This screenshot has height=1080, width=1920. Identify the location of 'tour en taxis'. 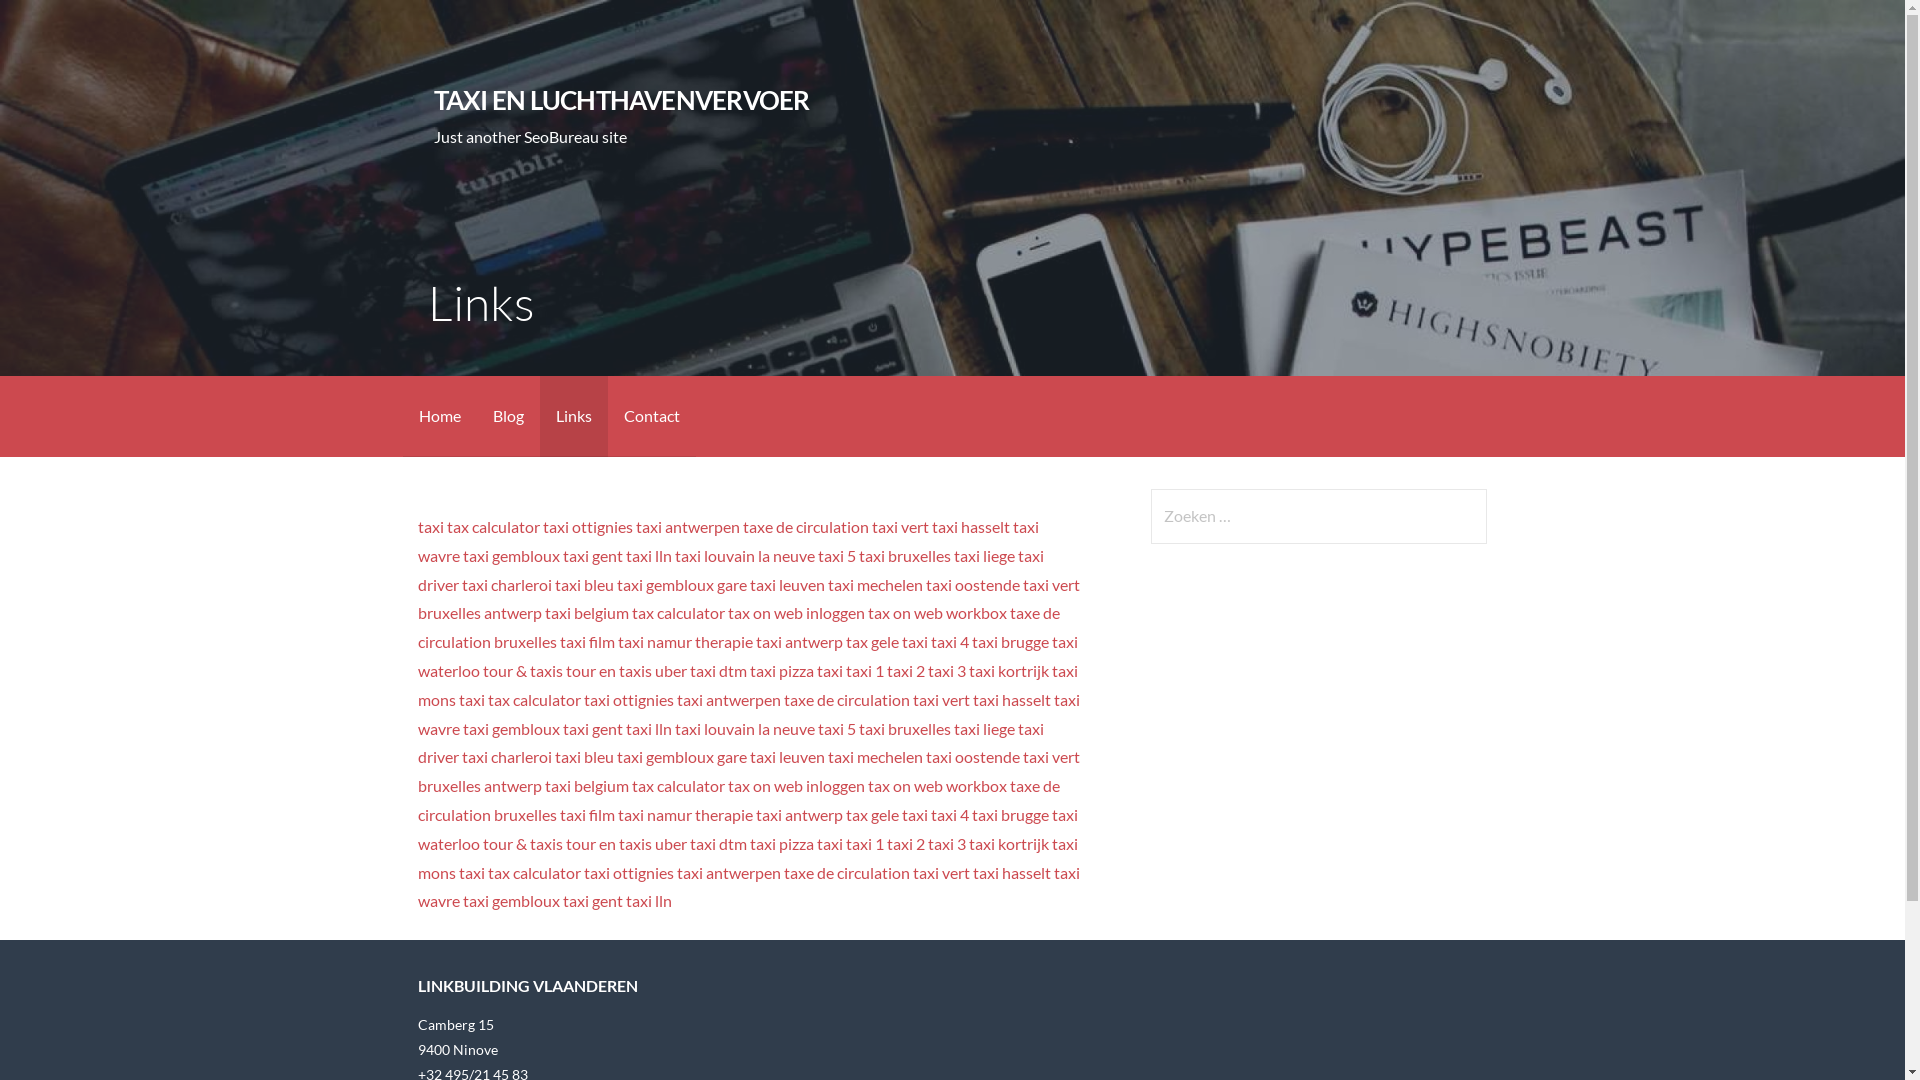
(608, 670).